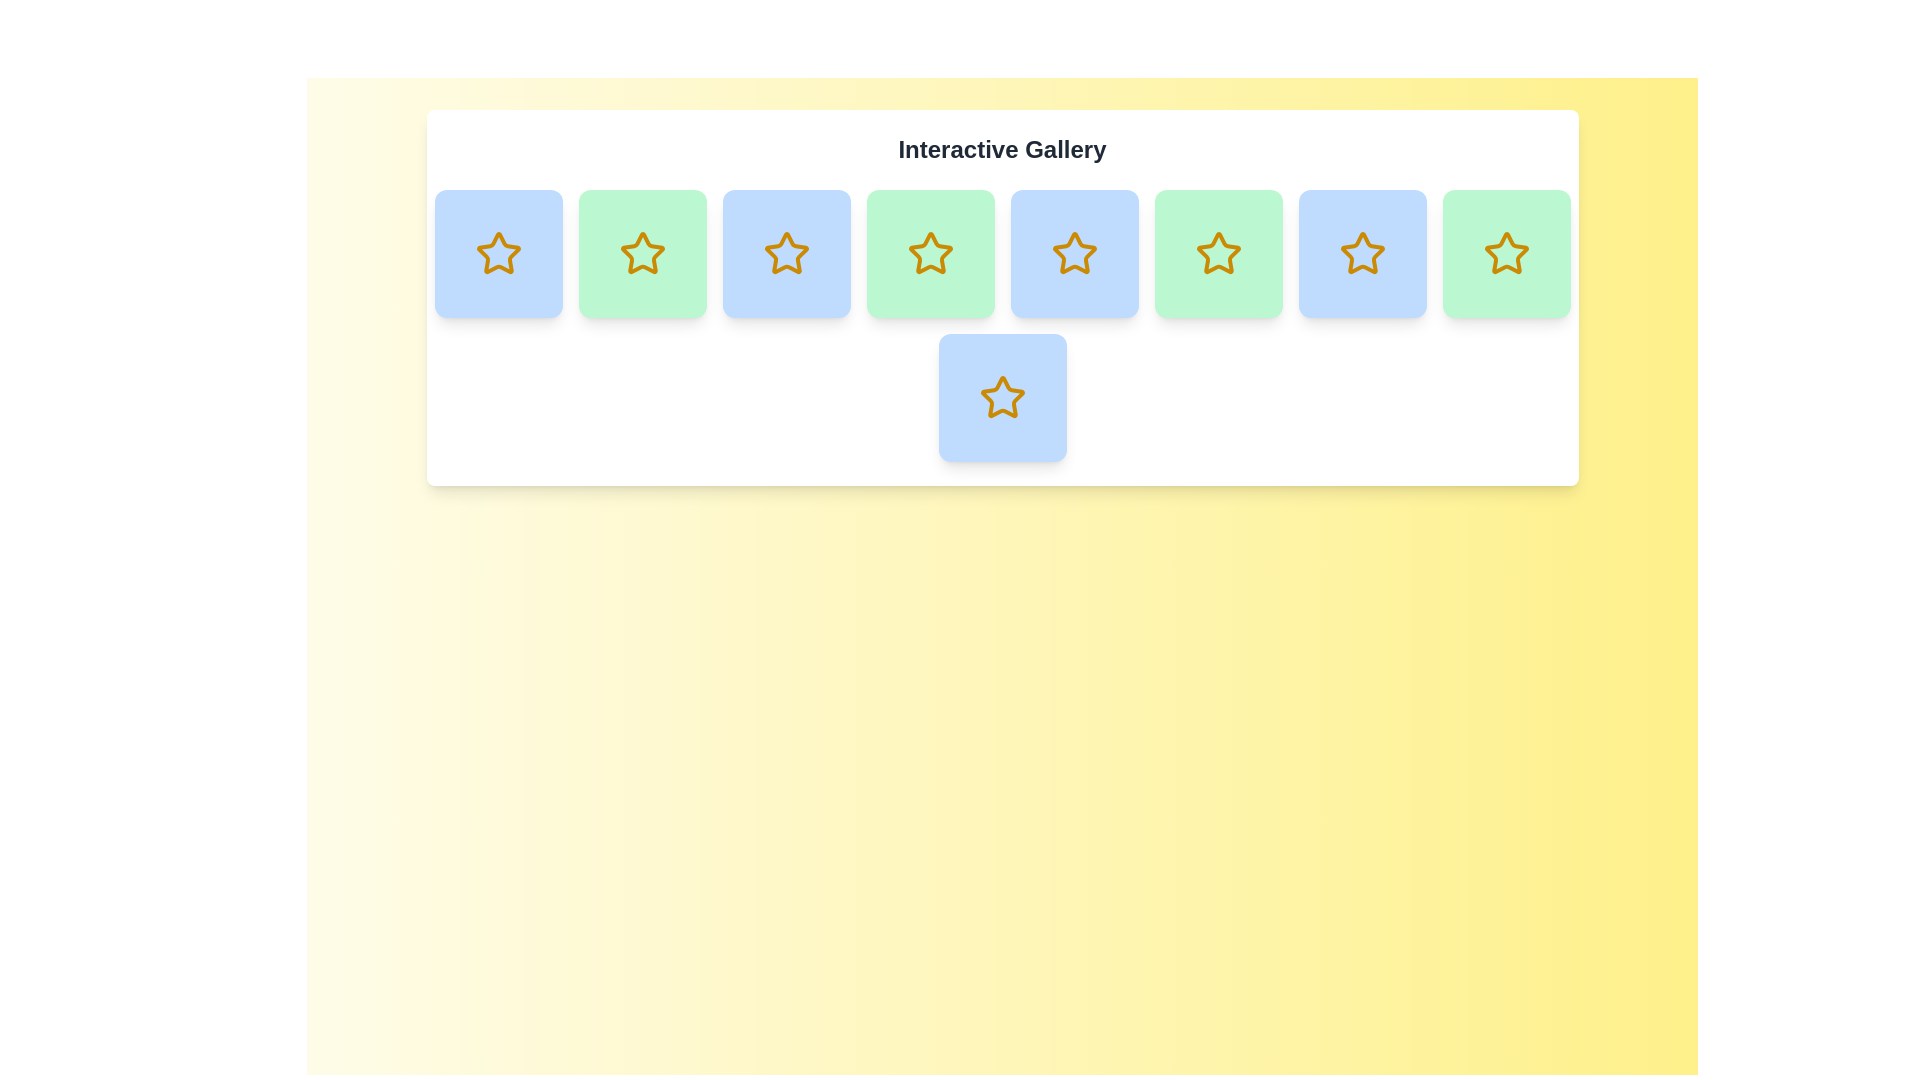  Describe the element at coordinates (1002, 149) in the screenshot. I see `text of the centered heading labeled 'Interactive Gallery', which is displayed in bold at the top of the panel` at that location.